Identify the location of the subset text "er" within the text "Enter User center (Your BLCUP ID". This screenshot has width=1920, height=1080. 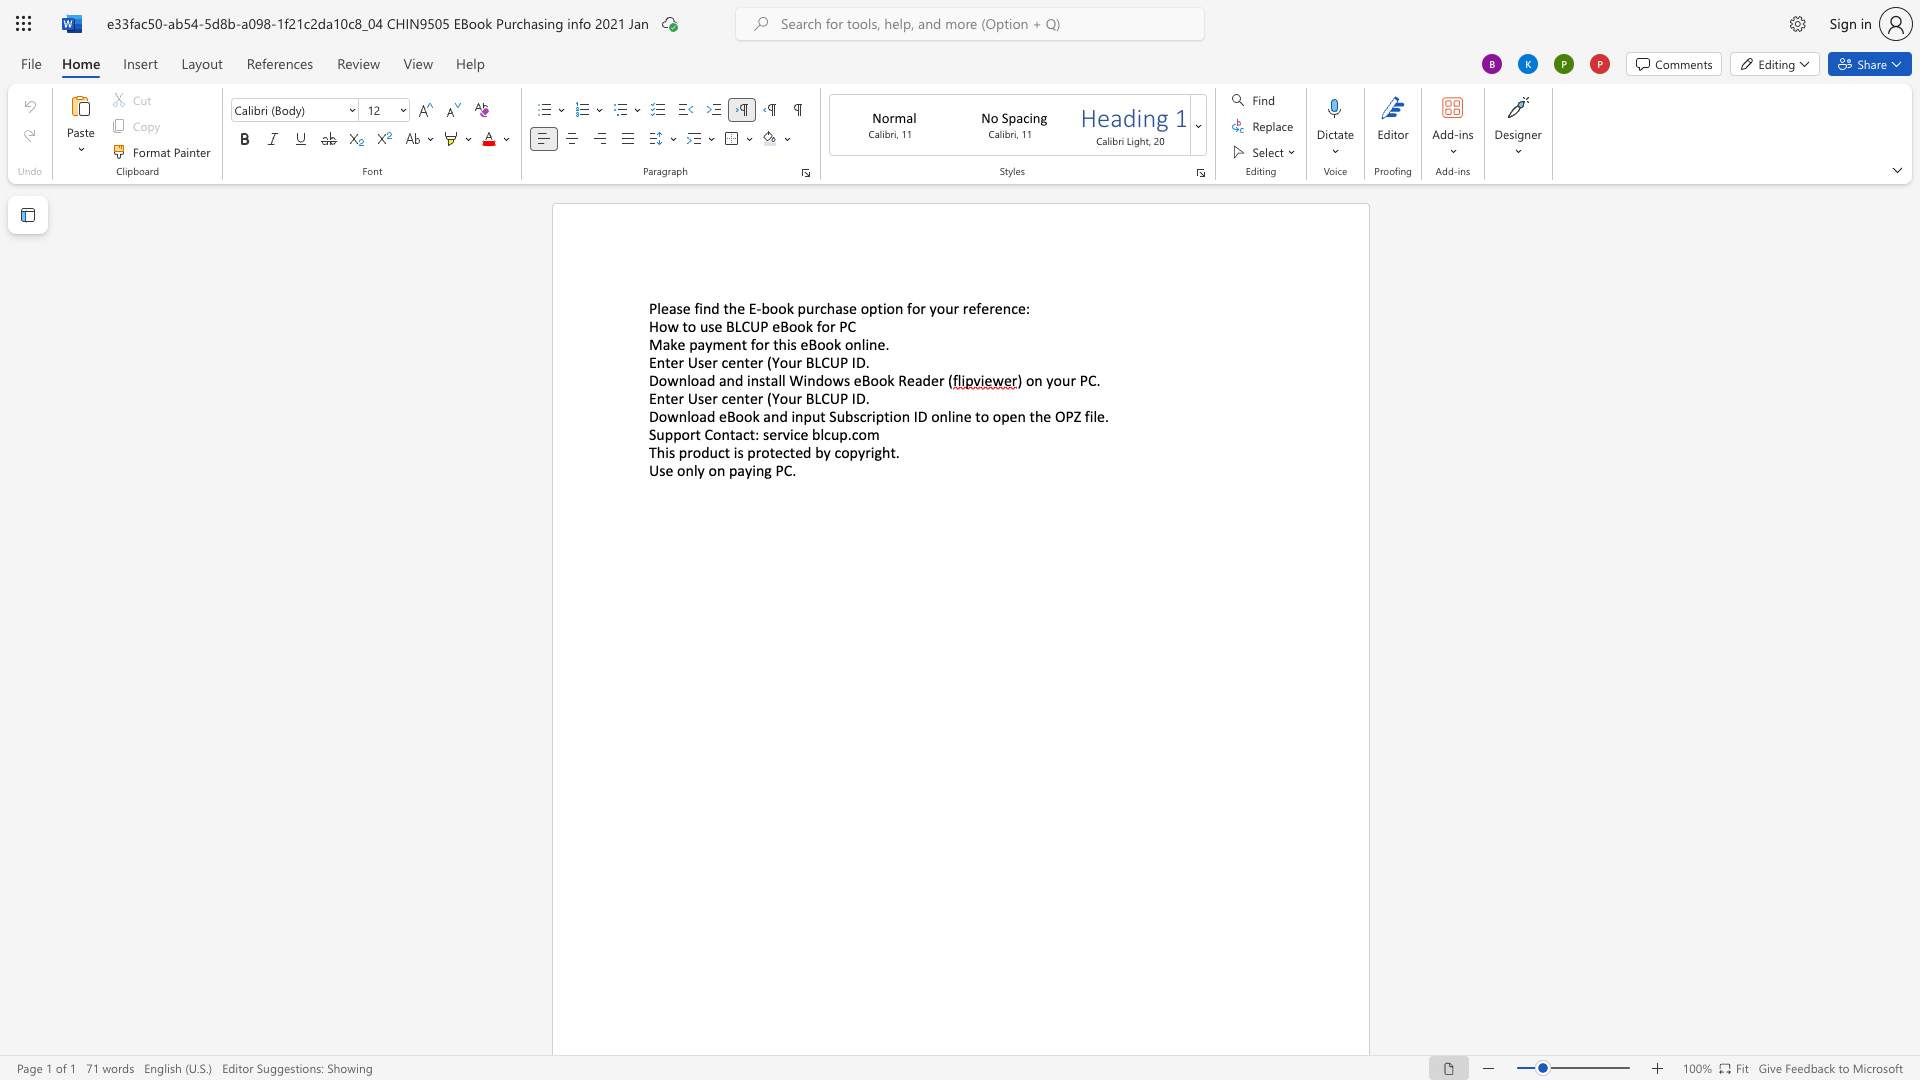
(748, 362).